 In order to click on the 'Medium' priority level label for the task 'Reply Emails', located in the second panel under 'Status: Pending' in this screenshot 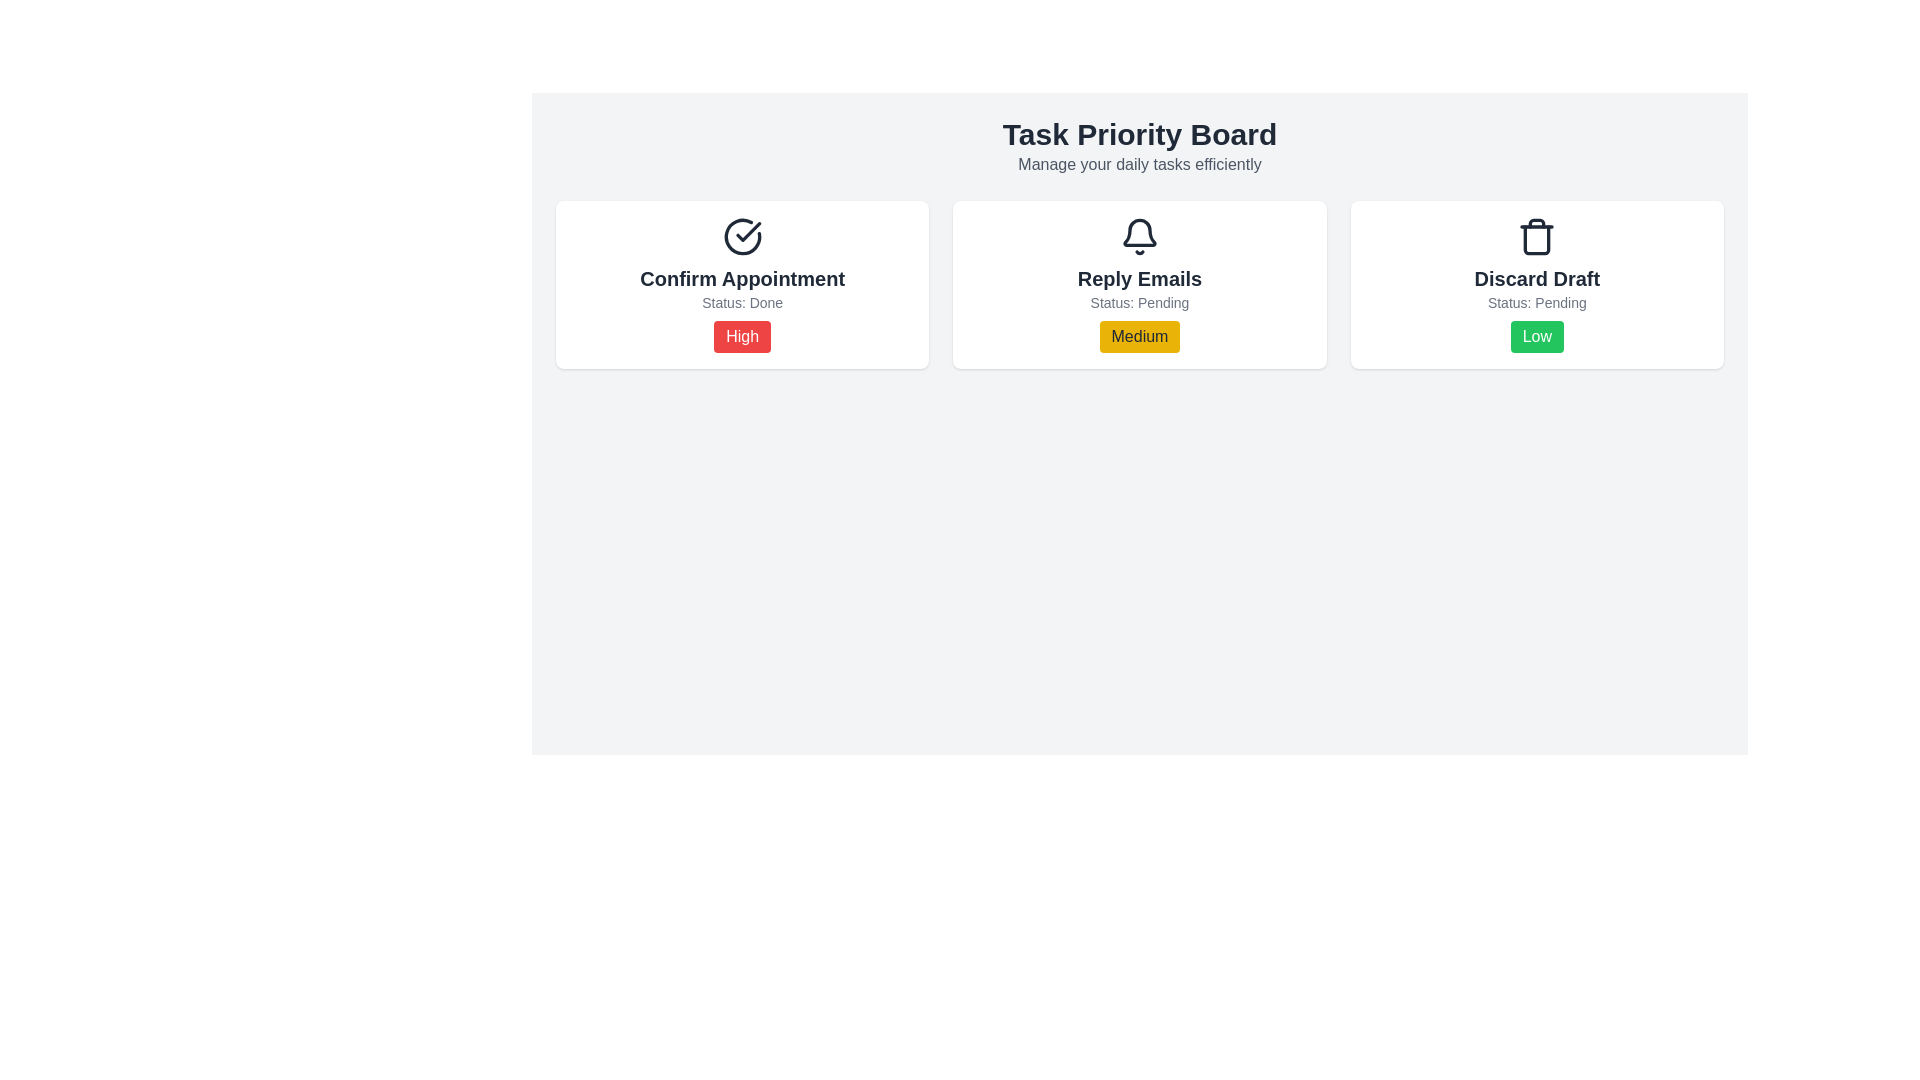, I will do `click(1139, 335)`.